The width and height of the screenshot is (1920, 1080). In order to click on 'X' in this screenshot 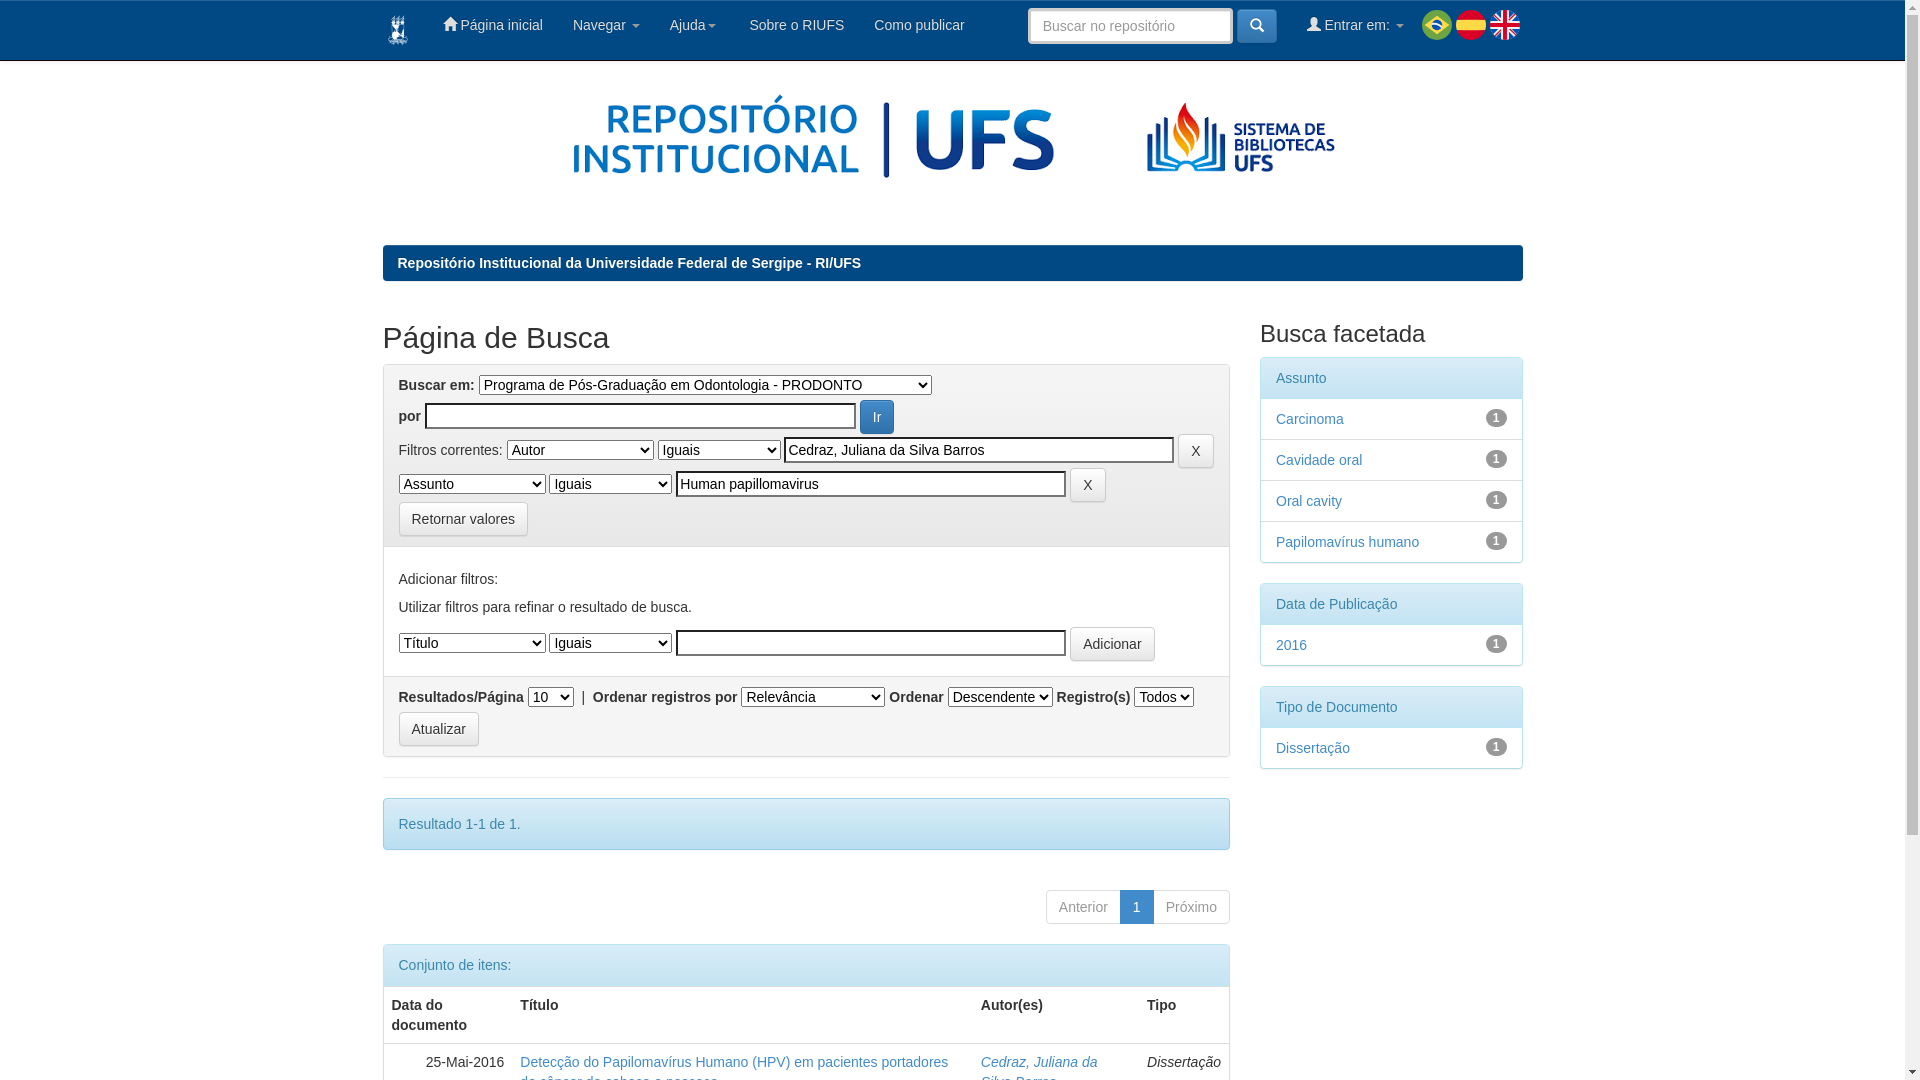, I will do `click(1177, 451)`.